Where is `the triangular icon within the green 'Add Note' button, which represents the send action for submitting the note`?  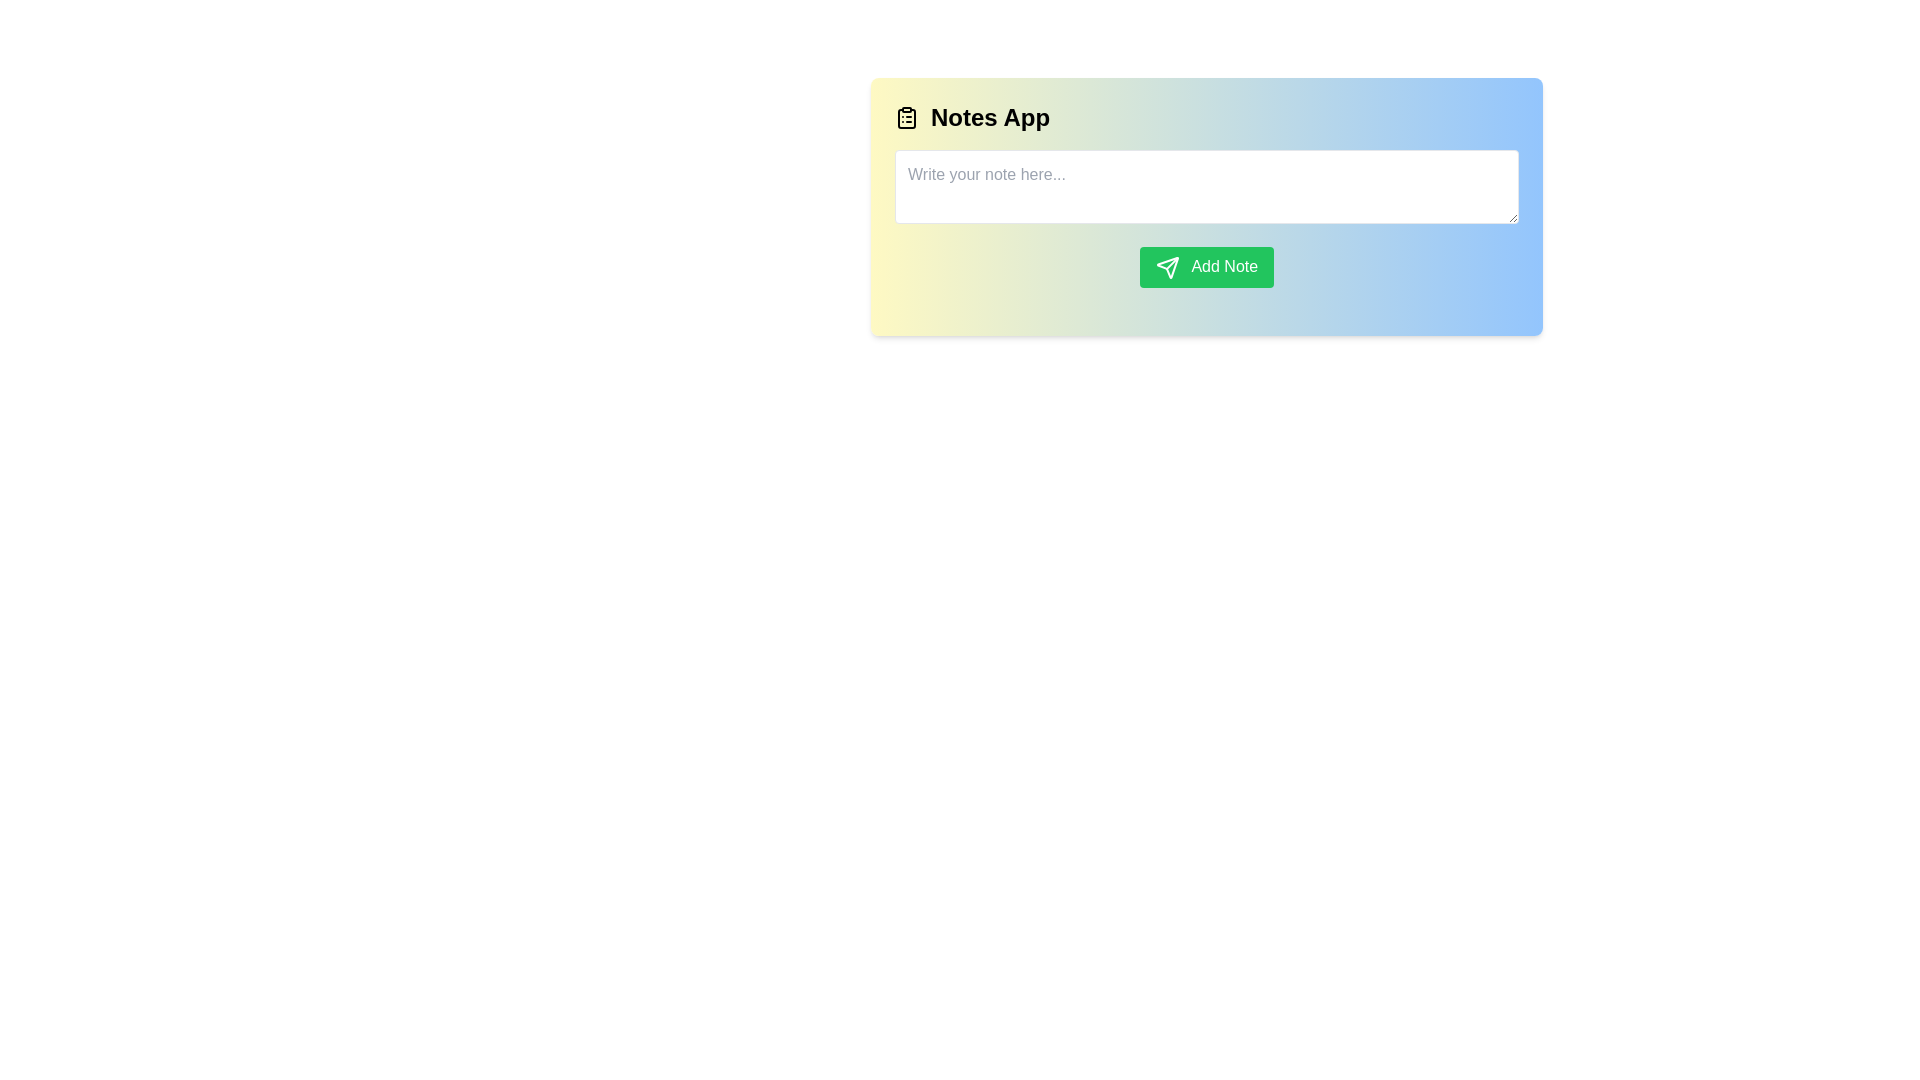
the triangular icon within the green 'Add Note' button, which represents the send action for submitting the note is located at coordinates (1167, 266).